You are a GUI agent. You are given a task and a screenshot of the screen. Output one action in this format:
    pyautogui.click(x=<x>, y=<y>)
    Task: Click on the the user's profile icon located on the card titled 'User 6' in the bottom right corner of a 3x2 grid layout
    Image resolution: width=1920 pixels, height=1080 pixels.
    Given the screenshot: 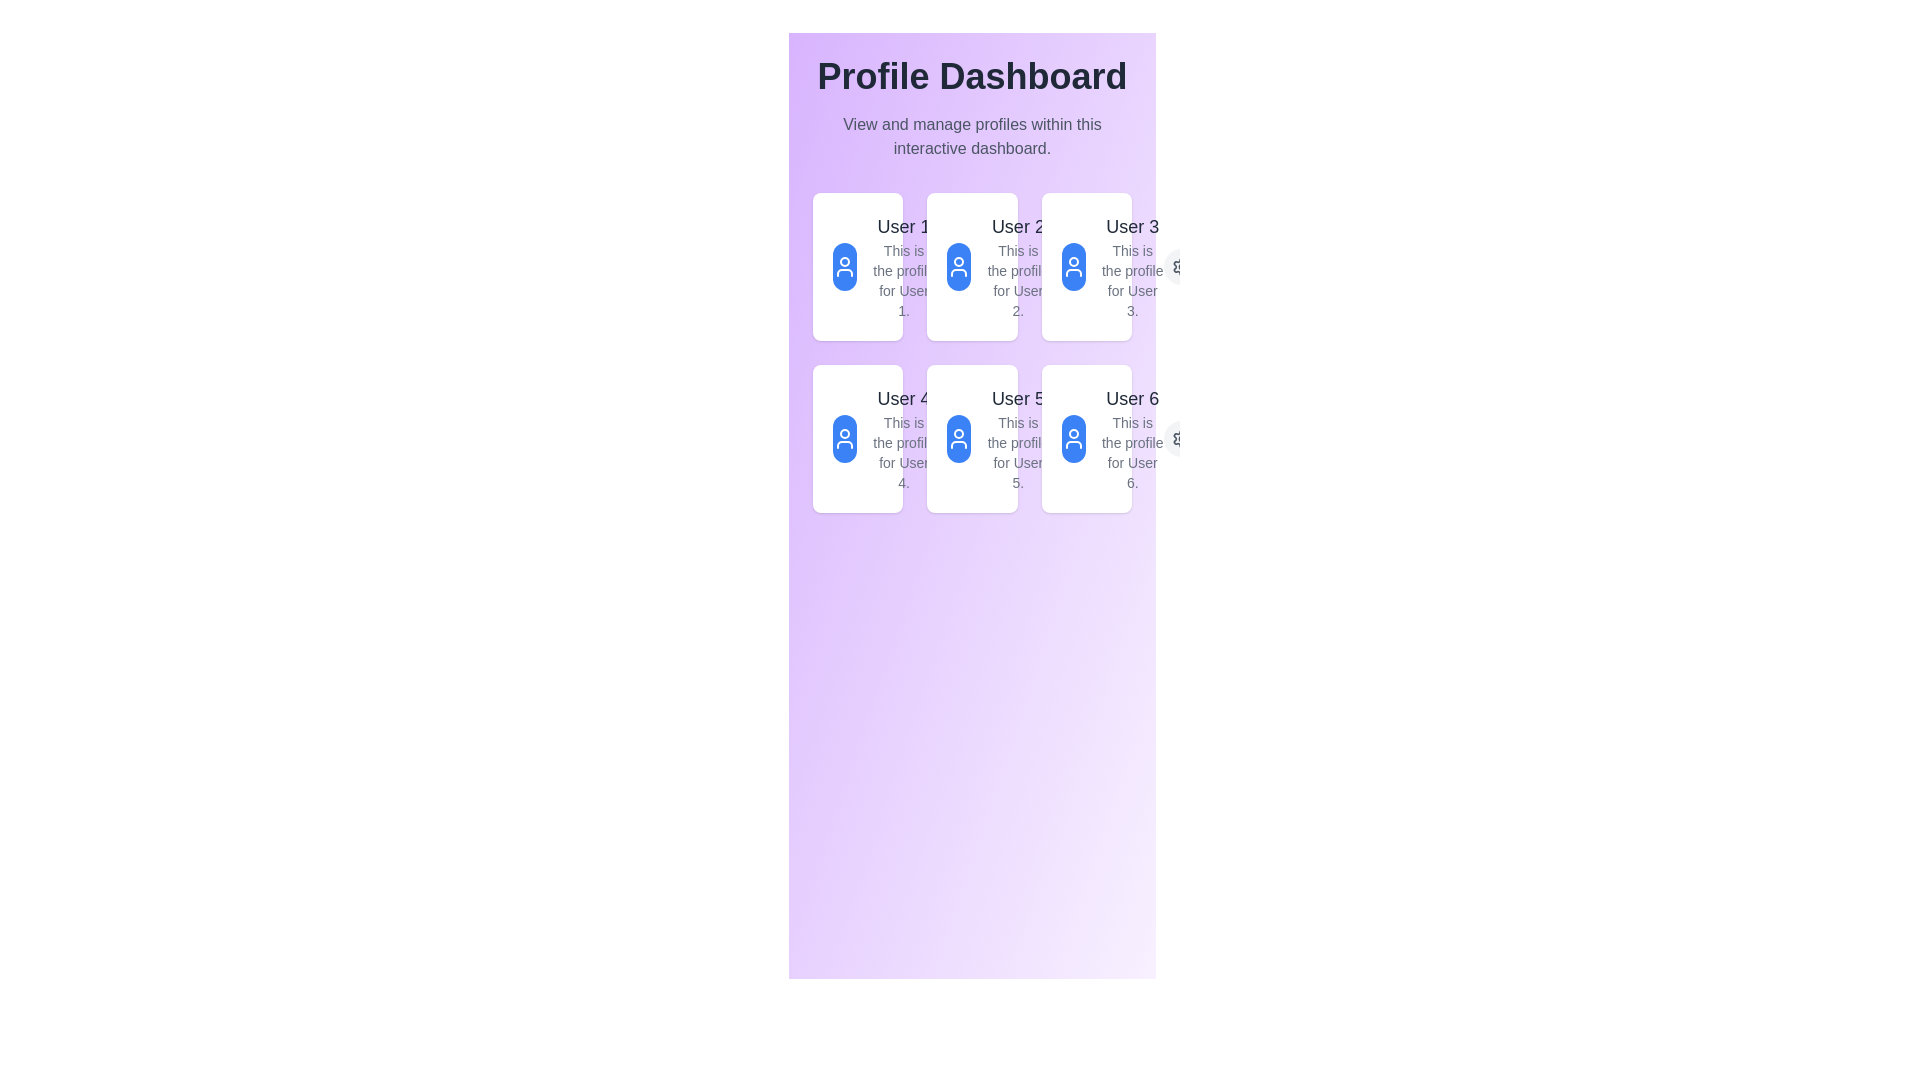 What is the action you would take?
    pyautogui.click(x=1085, y=438)
    